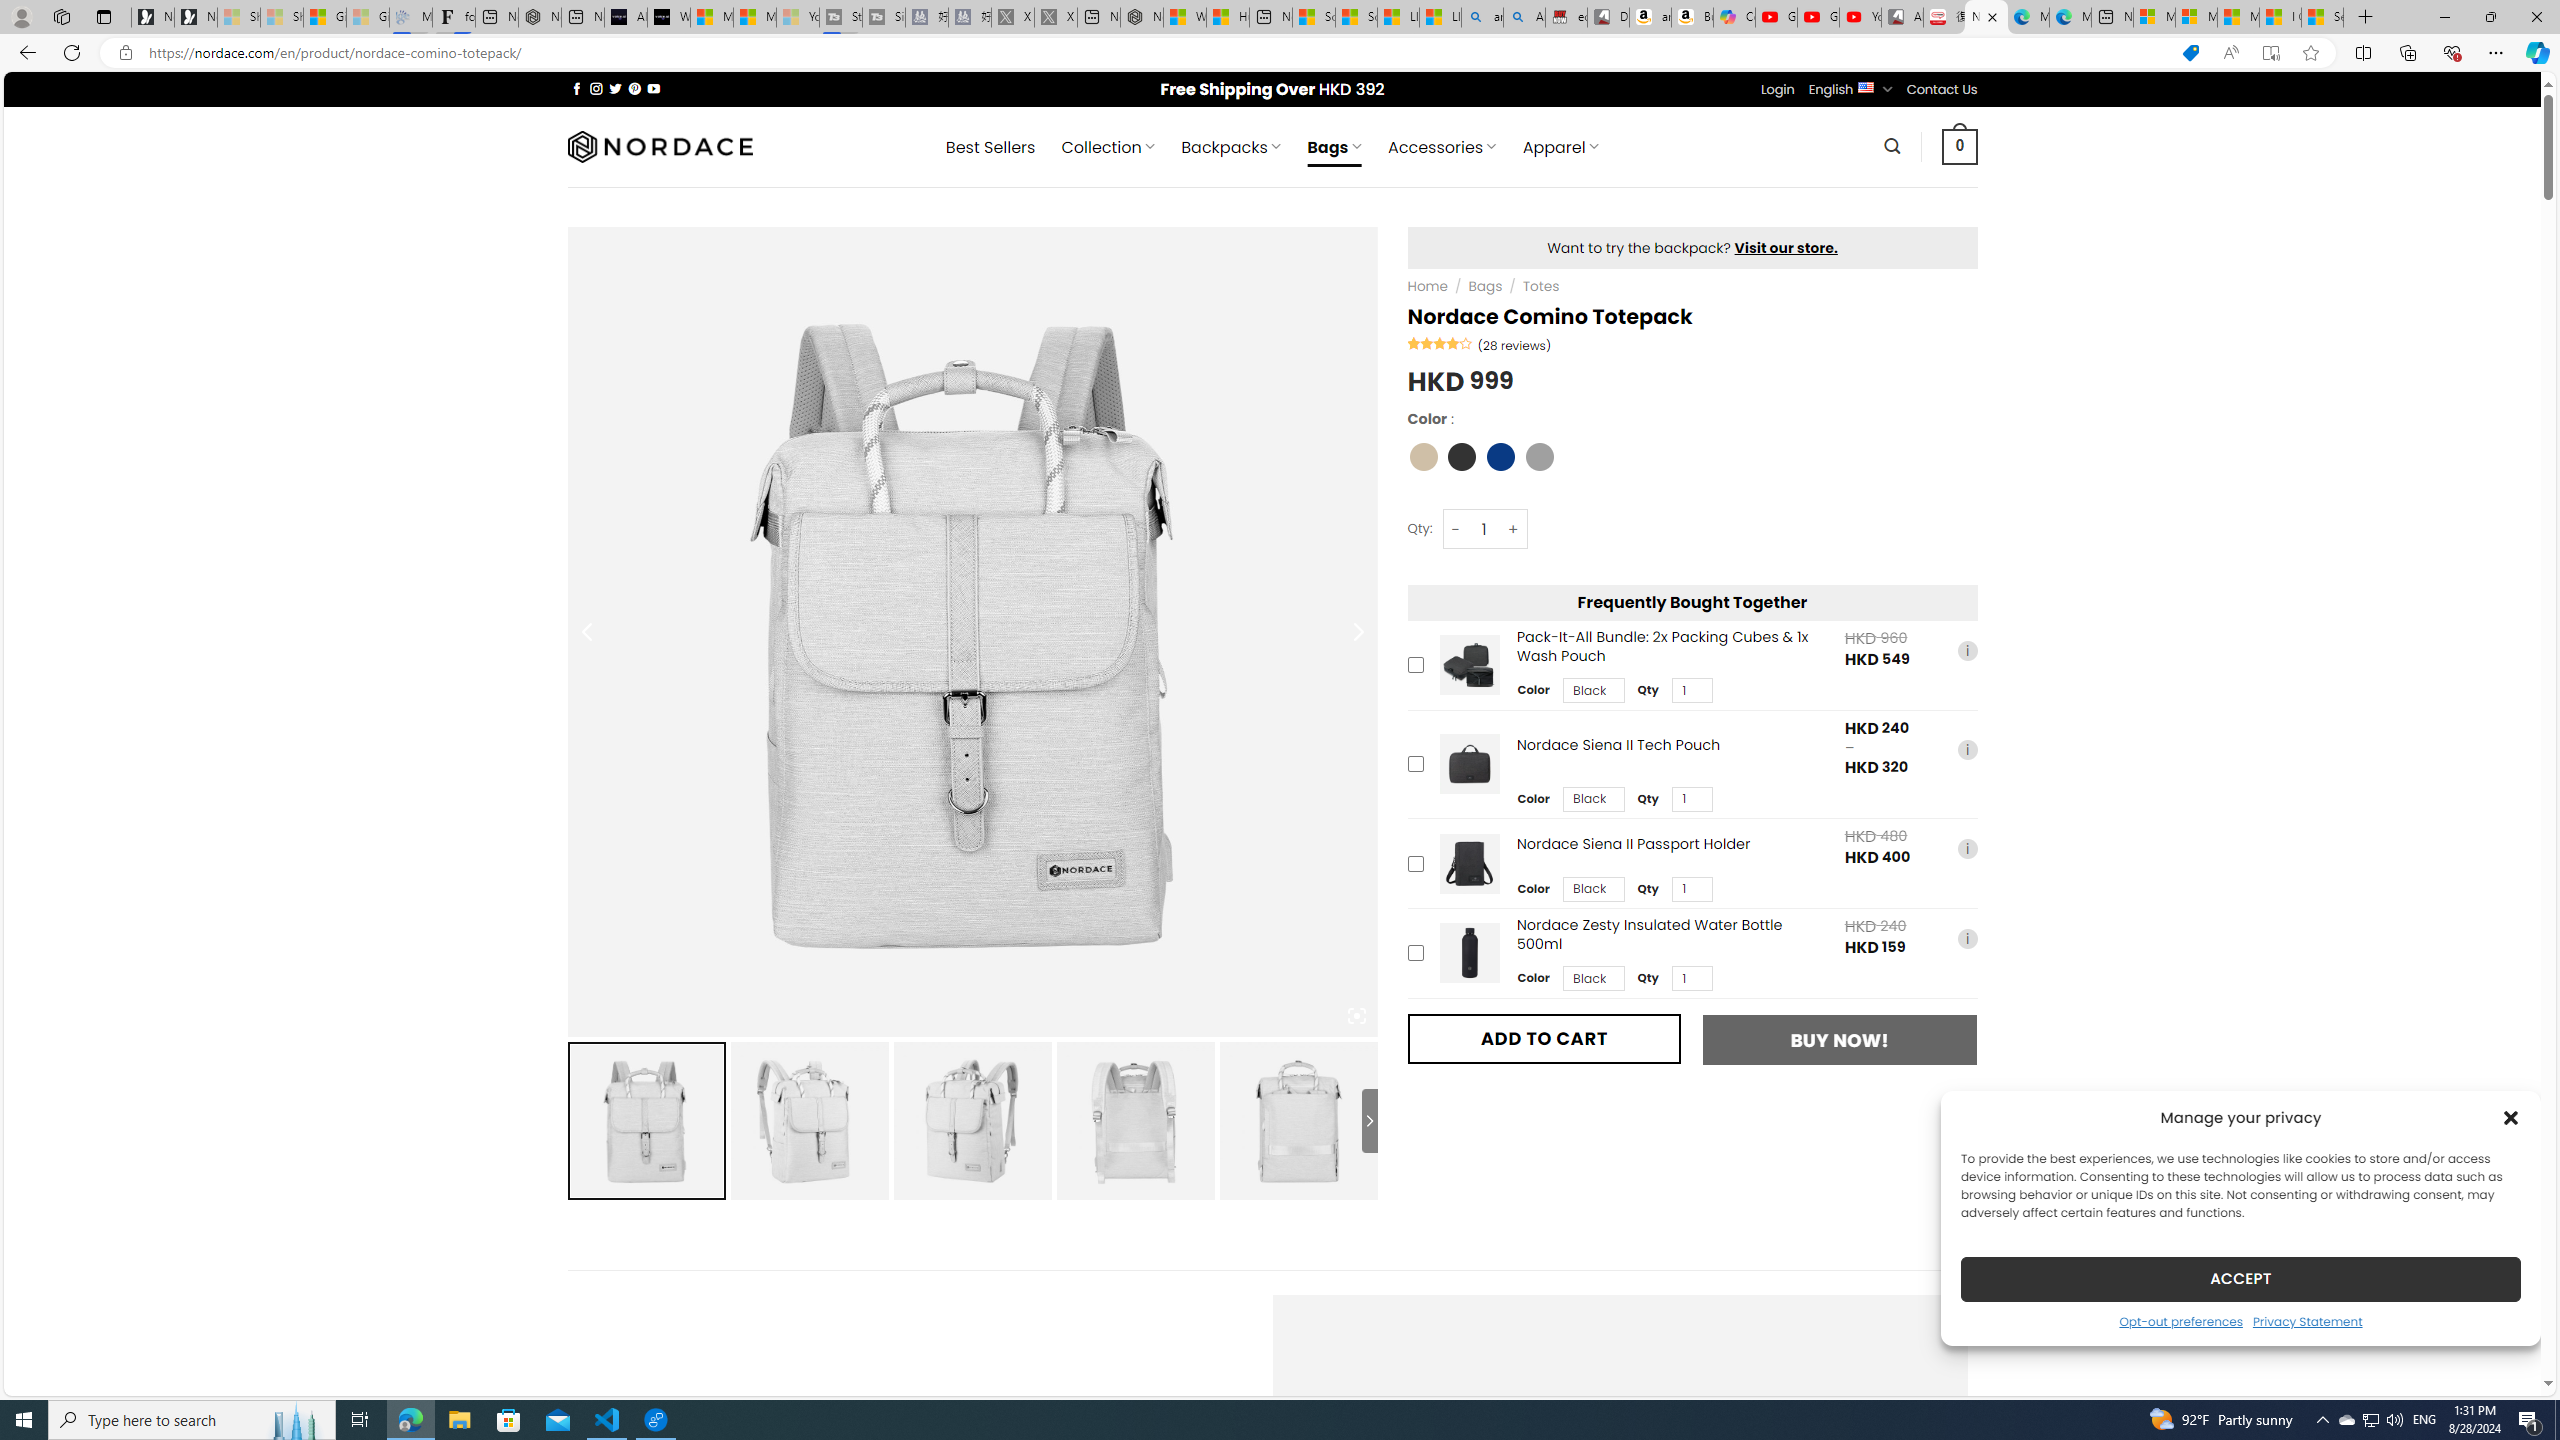 This screenshot has height=1440, width=2560. I want to click on '(28 reviews)', so click(1513, 344).